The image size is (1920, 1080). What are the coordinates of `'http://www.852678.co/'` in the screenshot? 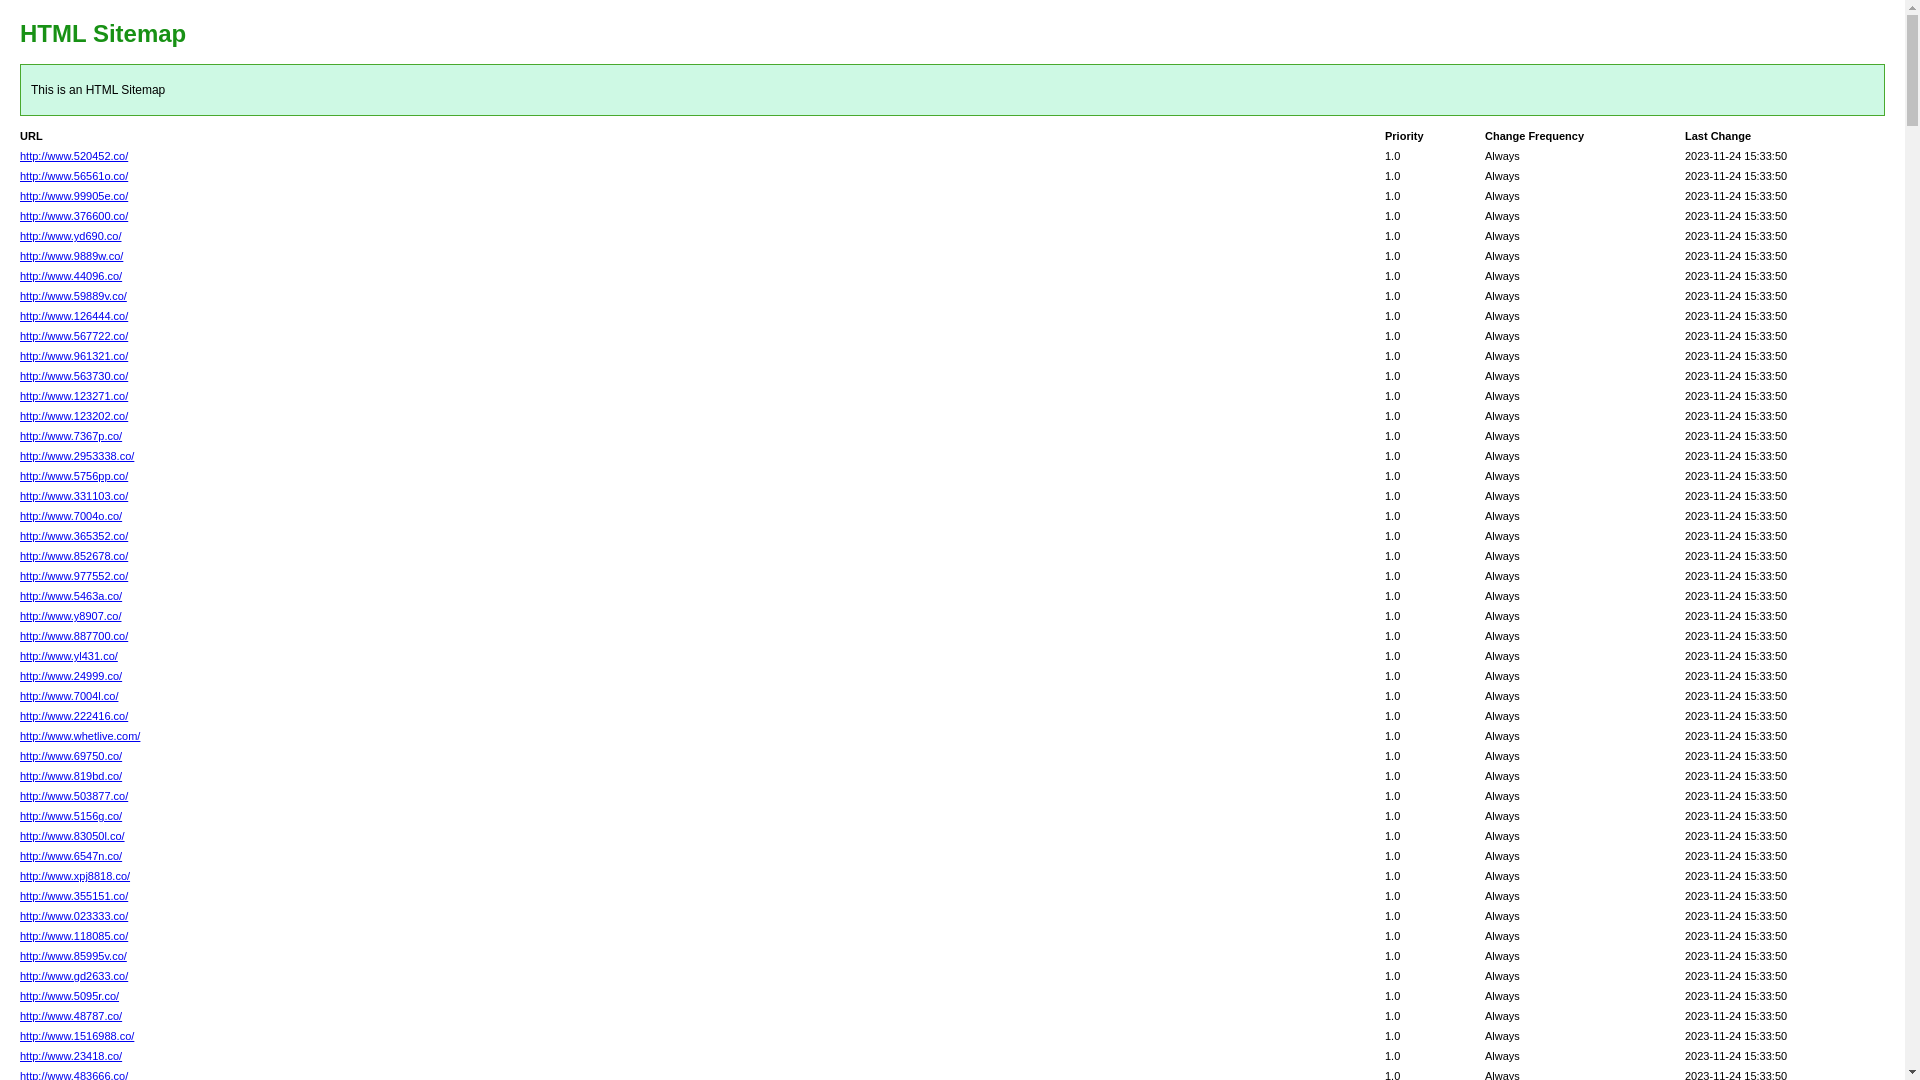 It's located at (73, 555).